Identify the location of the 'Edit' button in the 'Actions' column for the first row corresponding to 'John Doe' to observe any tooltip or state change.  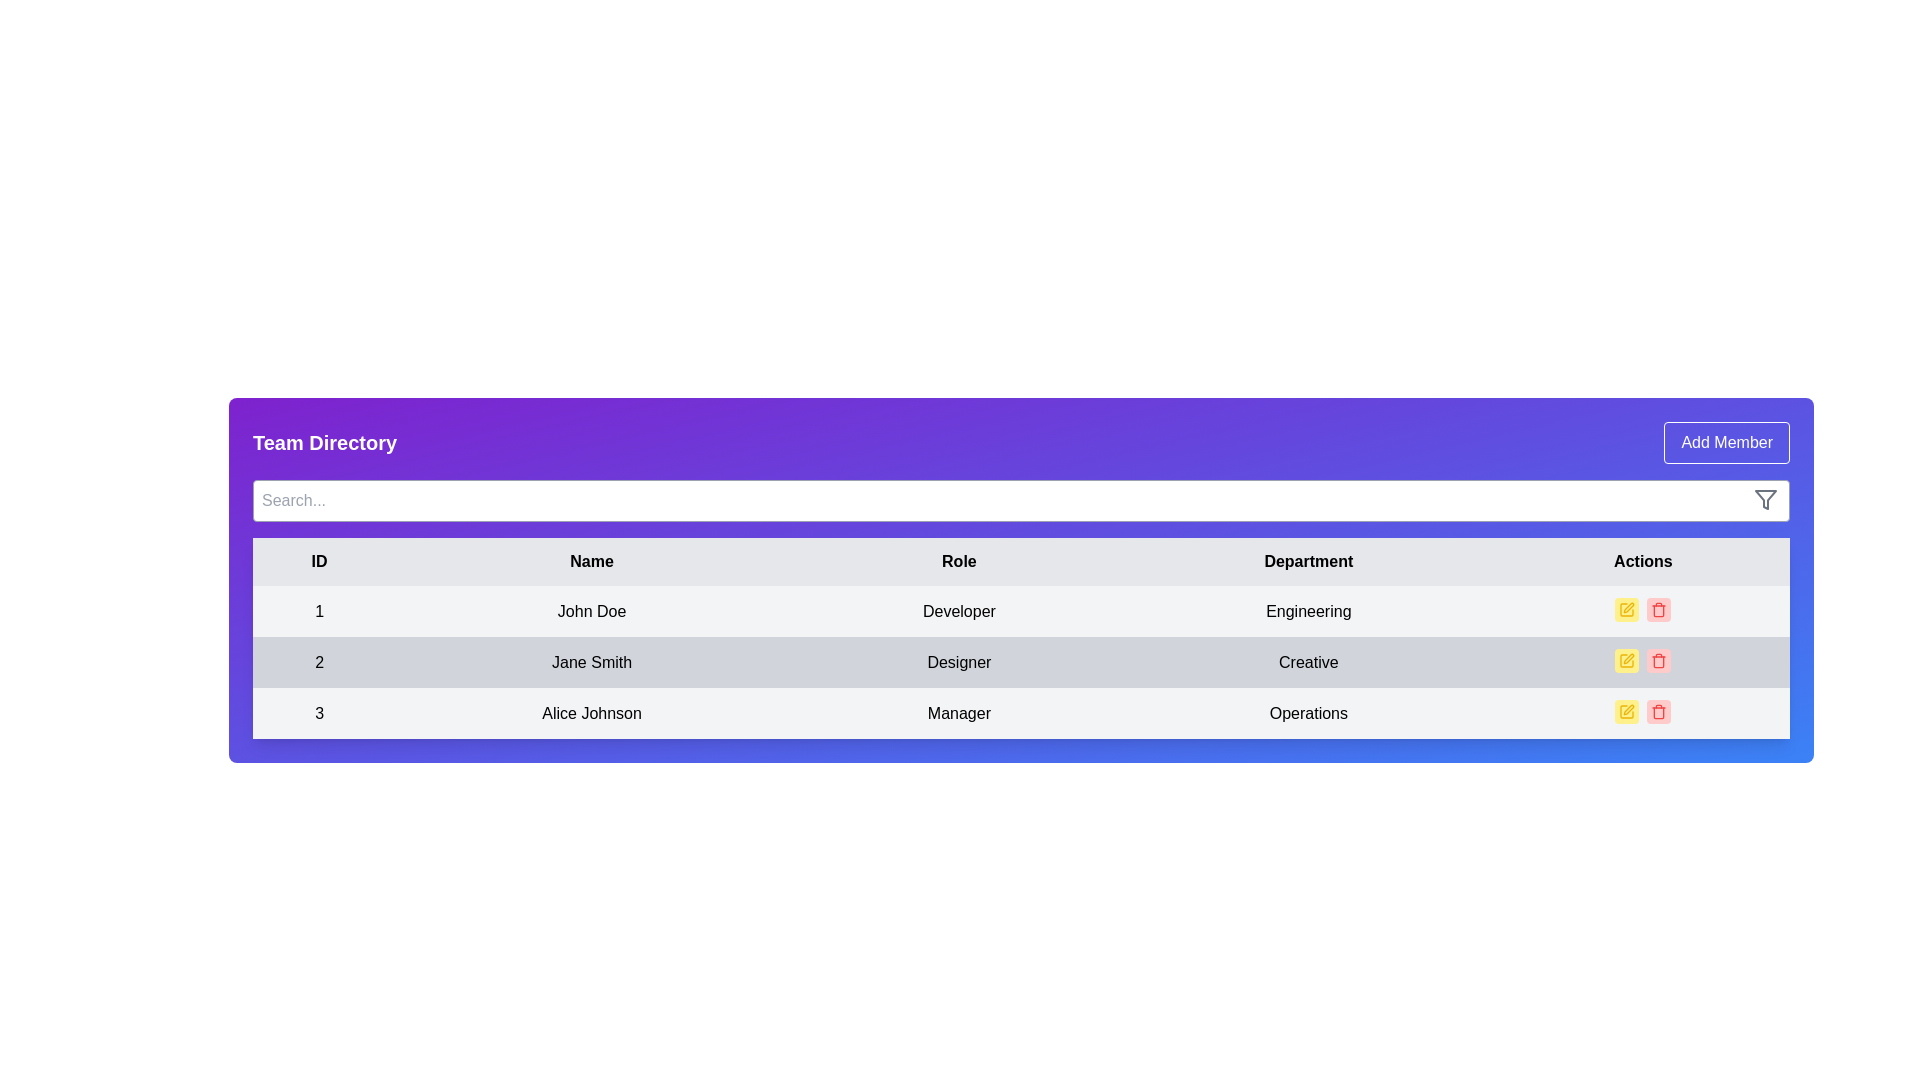
(1627, 608).